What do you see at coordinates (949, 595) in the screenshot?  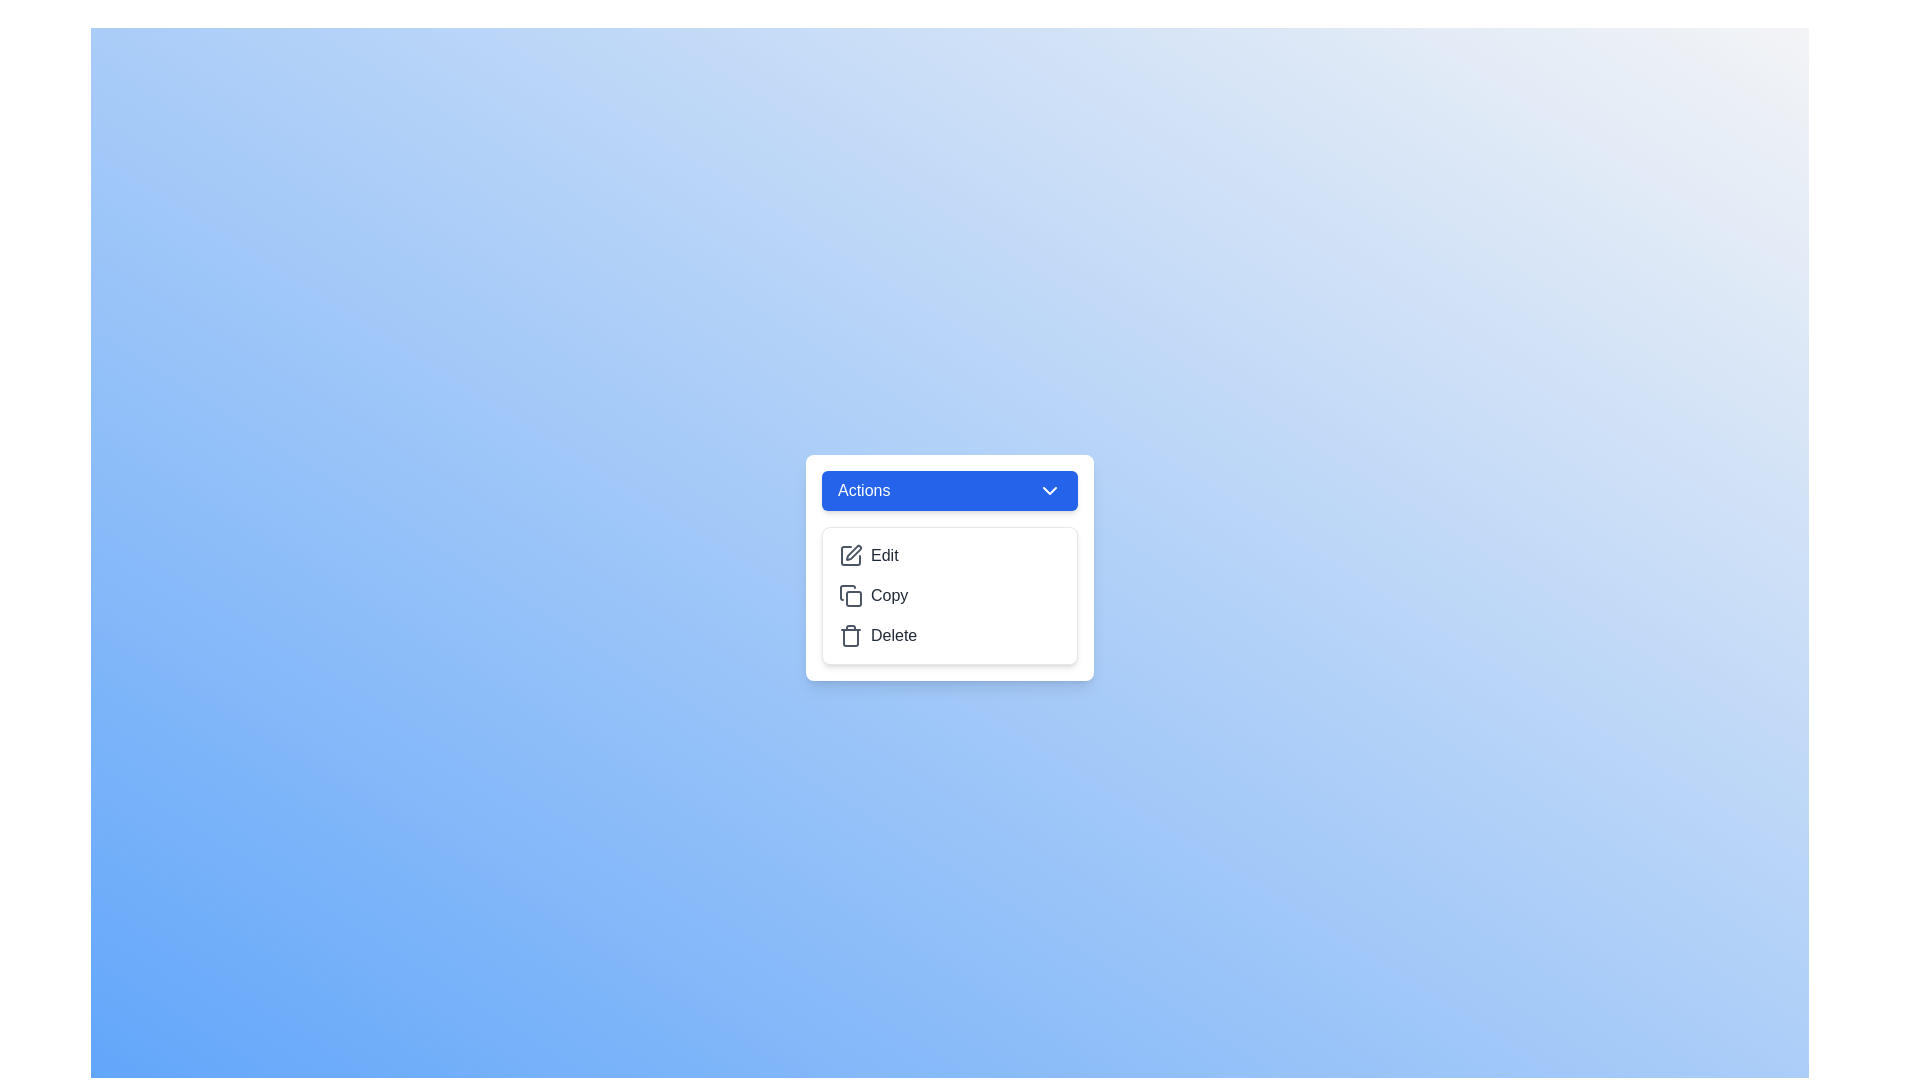 I see `the menu list containing options for 'Edit', 'Copy', and 'Delete', which is located centrally below the 'Actions' dropdown button` at bounding box center [949, 595].